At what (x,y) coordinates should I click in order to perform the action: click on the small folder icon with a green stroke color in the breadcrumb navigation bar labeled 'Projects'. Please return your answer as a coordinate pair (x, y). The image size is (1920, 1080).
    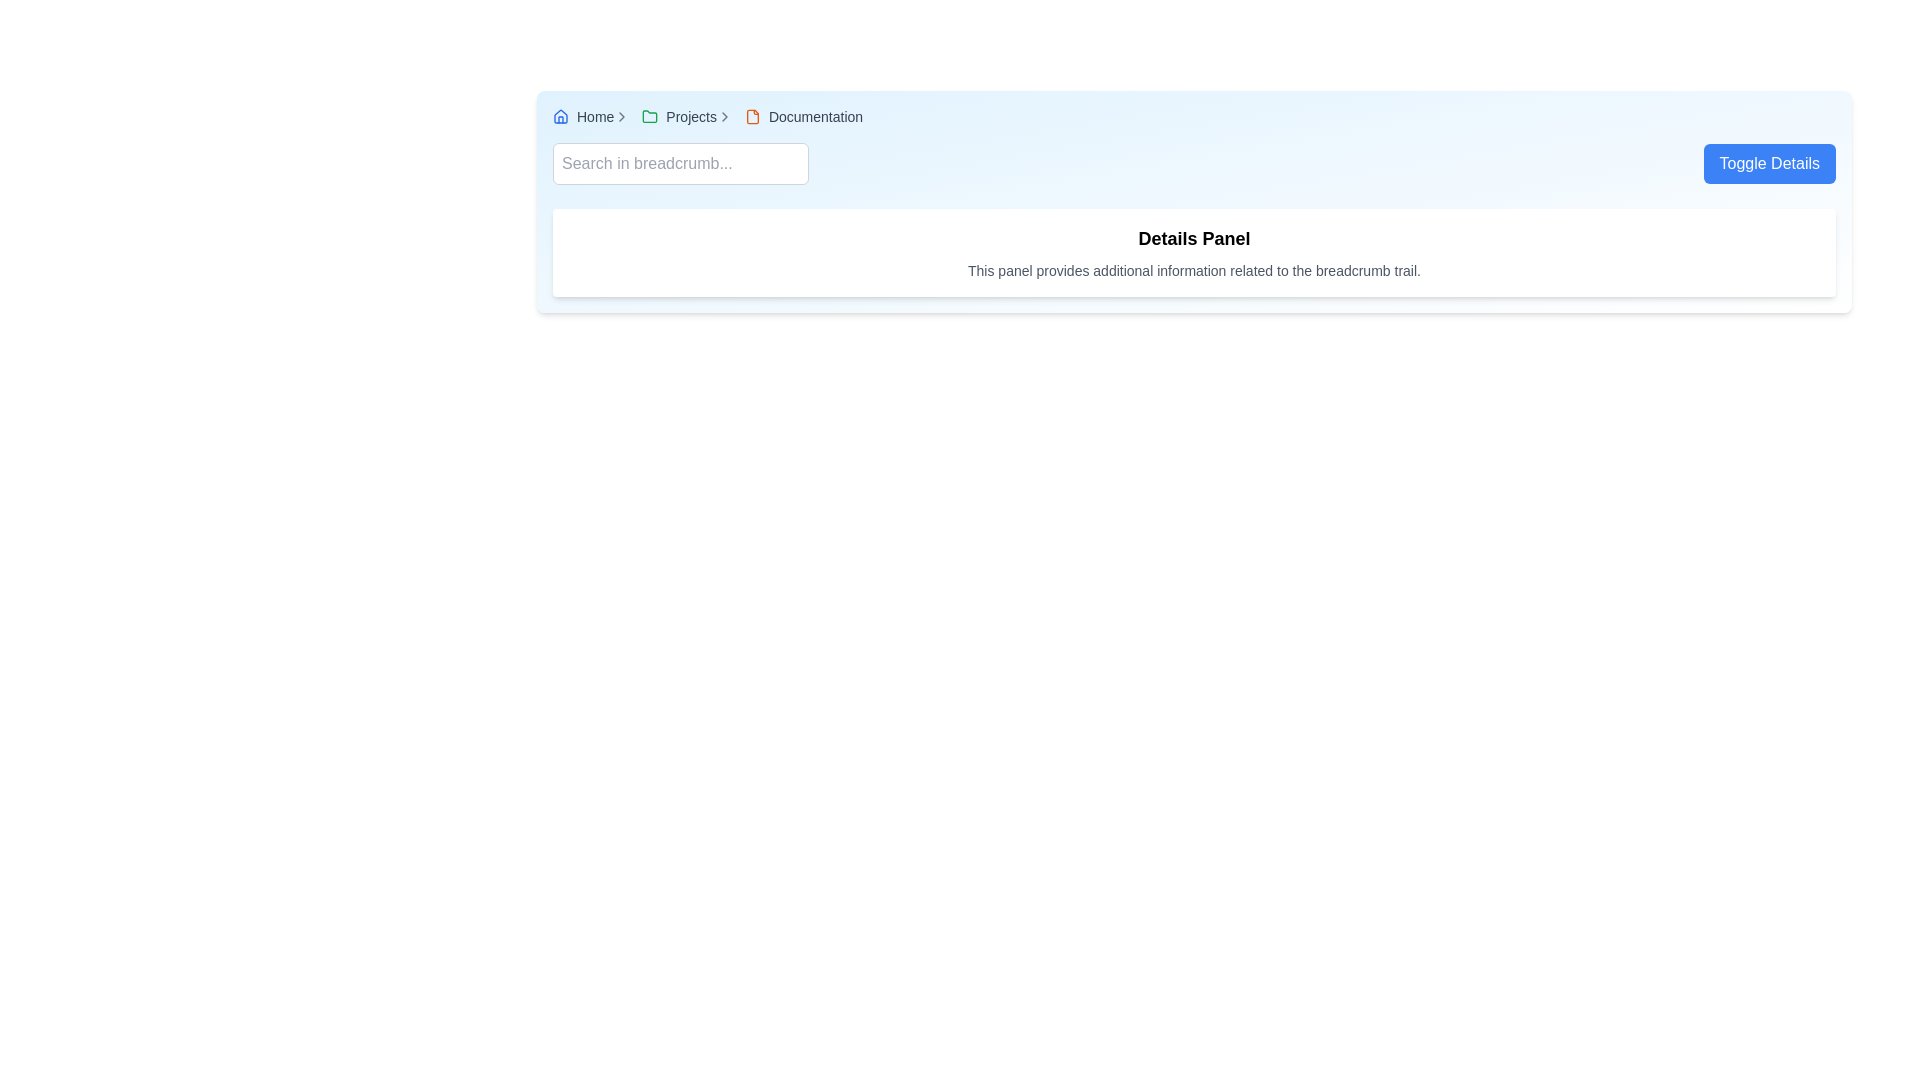
    Looking at the image, I should click on (650, 116).